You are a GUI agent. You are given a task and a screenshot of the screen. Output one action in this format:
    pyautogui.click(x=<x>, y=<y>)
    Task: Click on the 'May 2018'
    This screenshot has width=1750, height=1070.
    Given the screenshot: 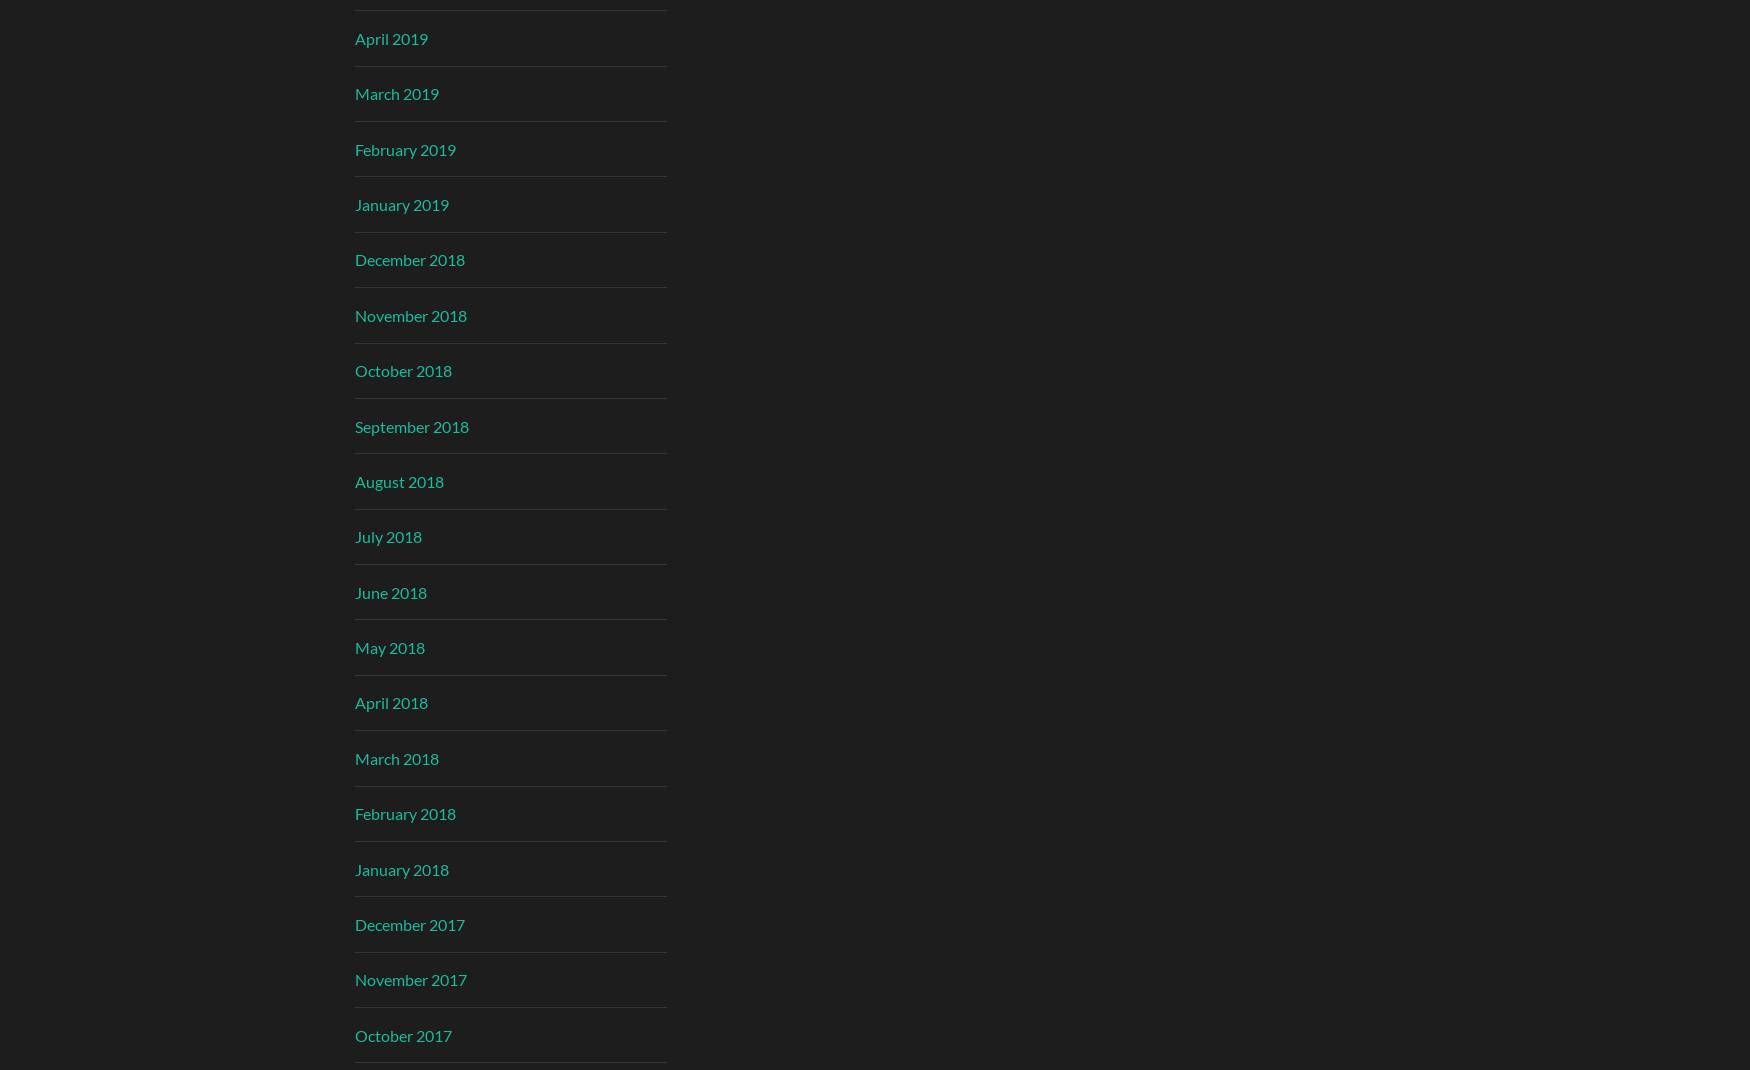 What is the action you would take?
    pyautogui.click(x=389, y=647)
    